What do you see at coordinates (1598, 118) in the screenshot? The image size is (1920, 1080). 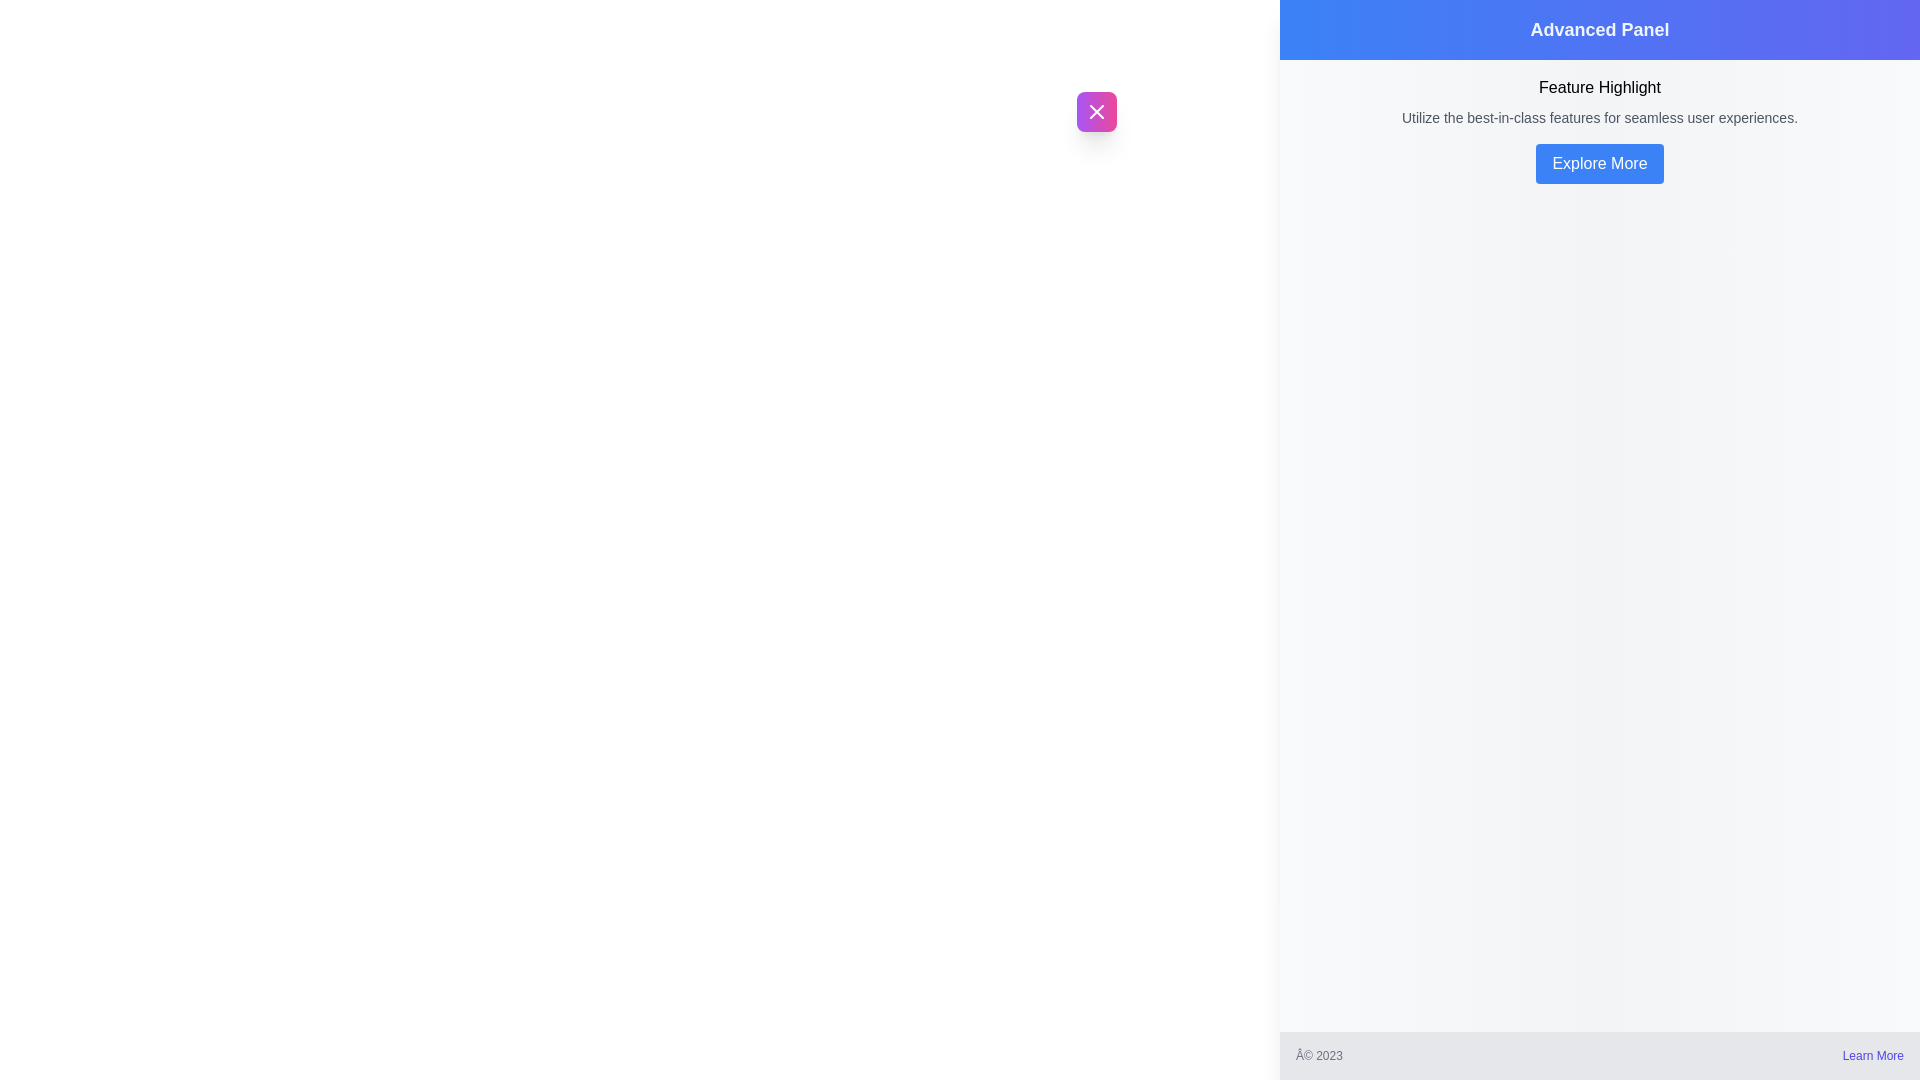 I see `the text element that states 'Utilize the best-in-class features for seamless user experiences,' which is located directly below the heading 'Feature Highlight.'` at bounding box center [1598, 118].